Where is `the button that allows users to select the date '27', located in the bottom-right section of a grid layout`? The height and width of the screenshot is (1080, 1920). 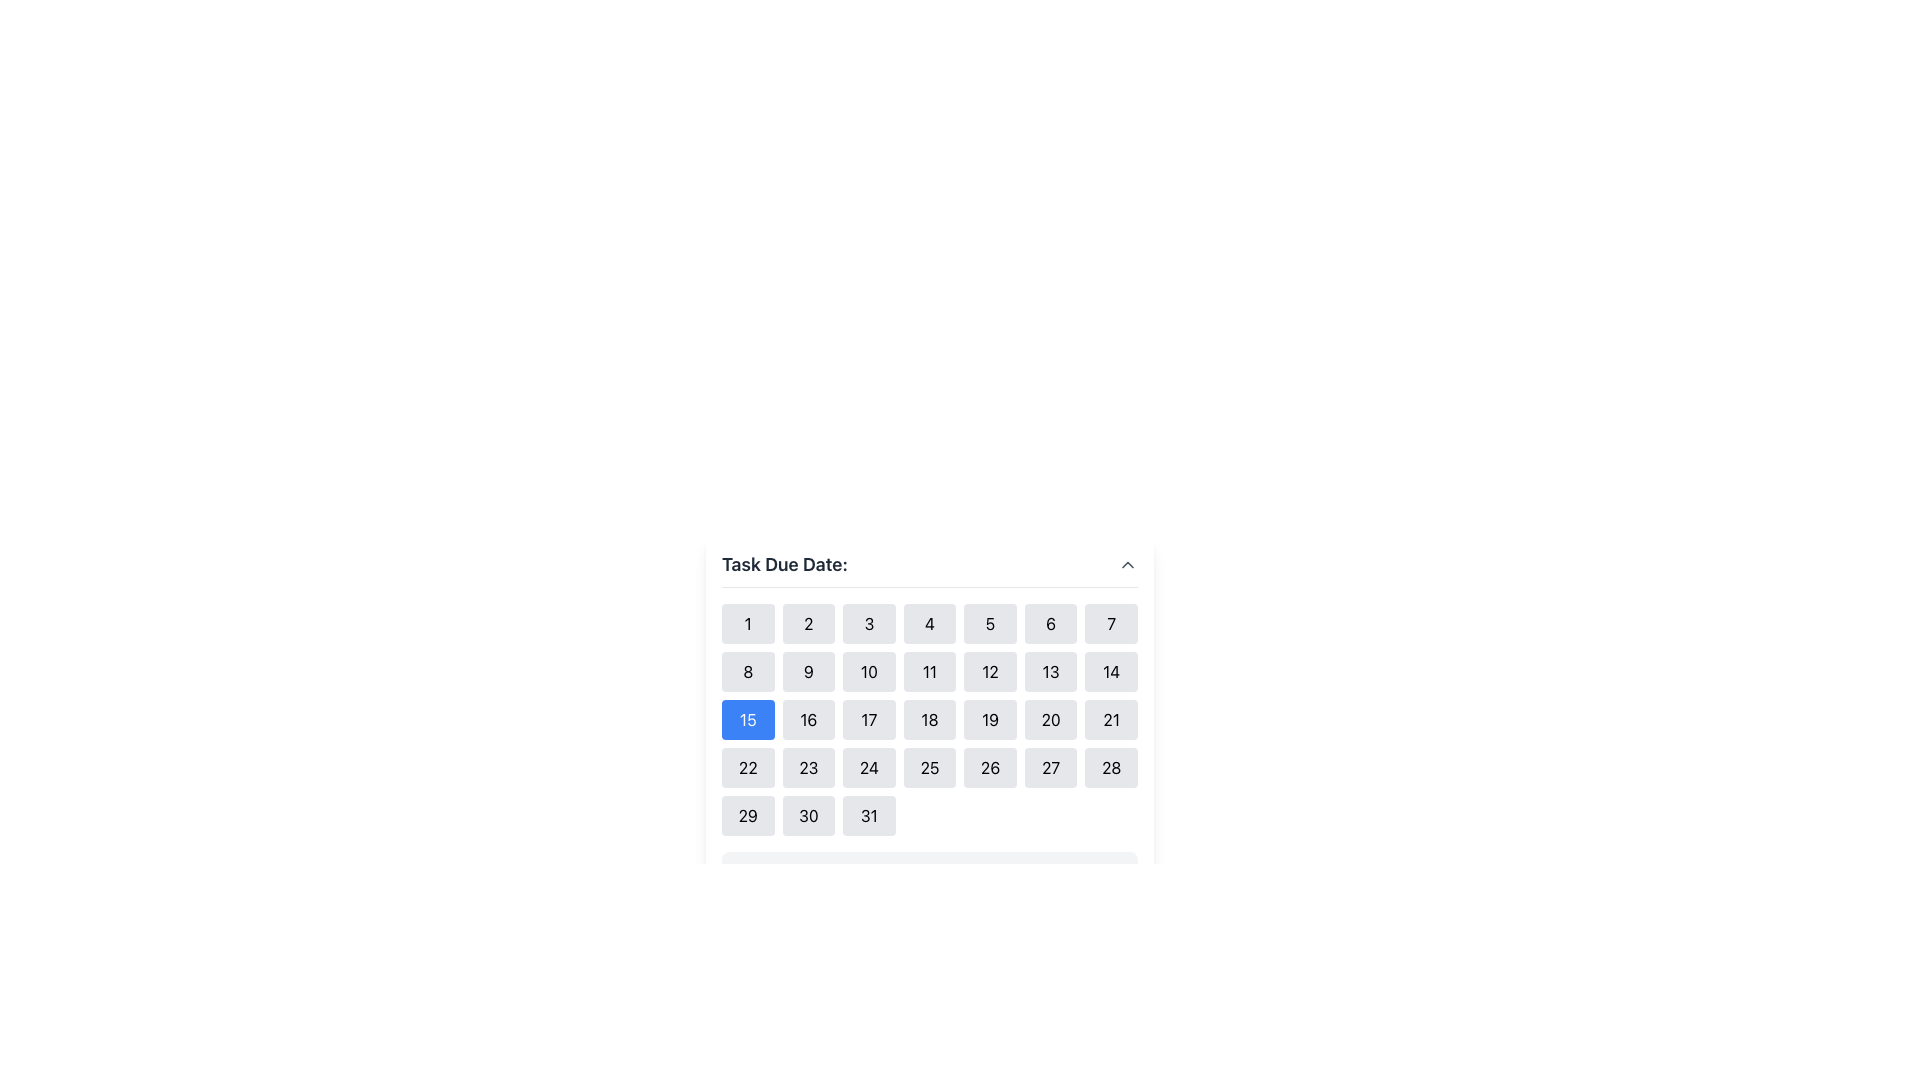 the button that allows users to select the date '27', located in the bottom-right section of a grid layout is located at coordinates (1050, 766).